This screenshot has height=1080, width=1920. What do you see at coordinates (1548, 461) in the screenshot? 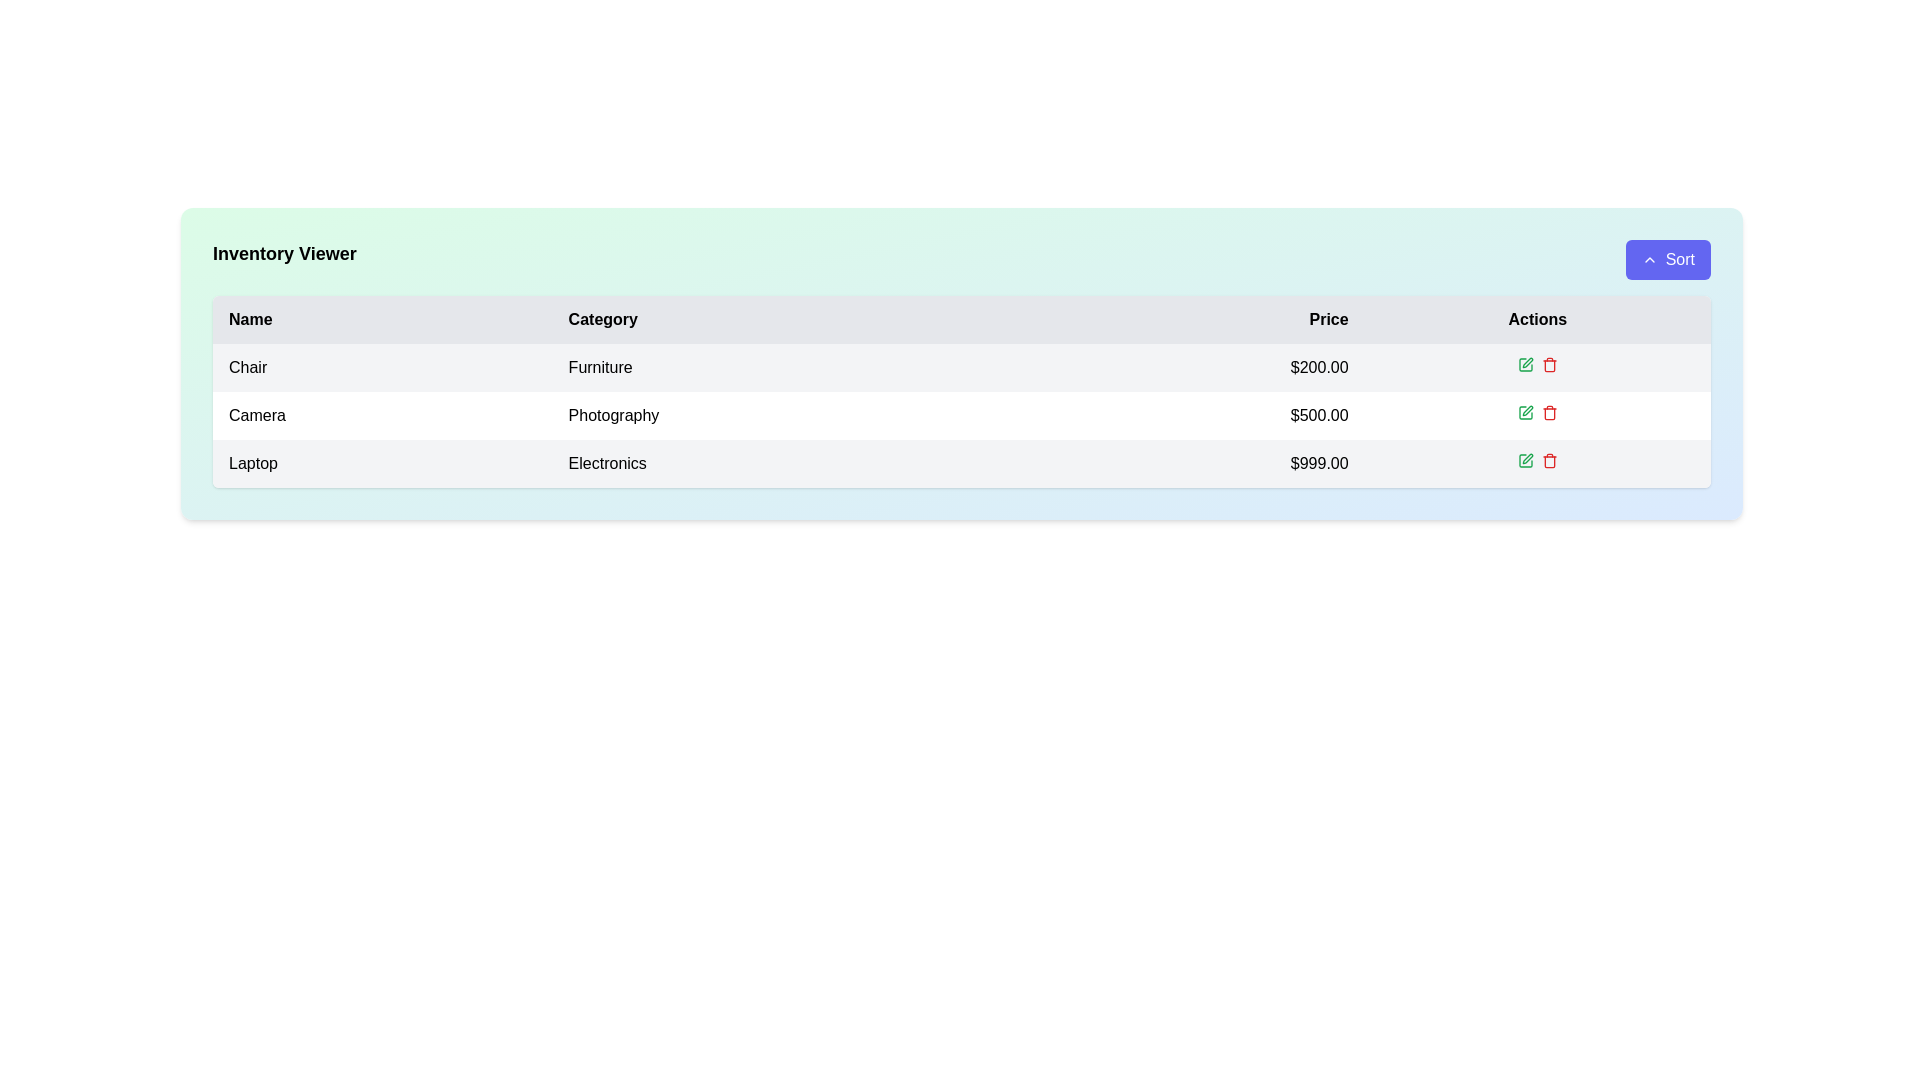
I see `the red trash icon button located` at bounding box center [1548, 461].